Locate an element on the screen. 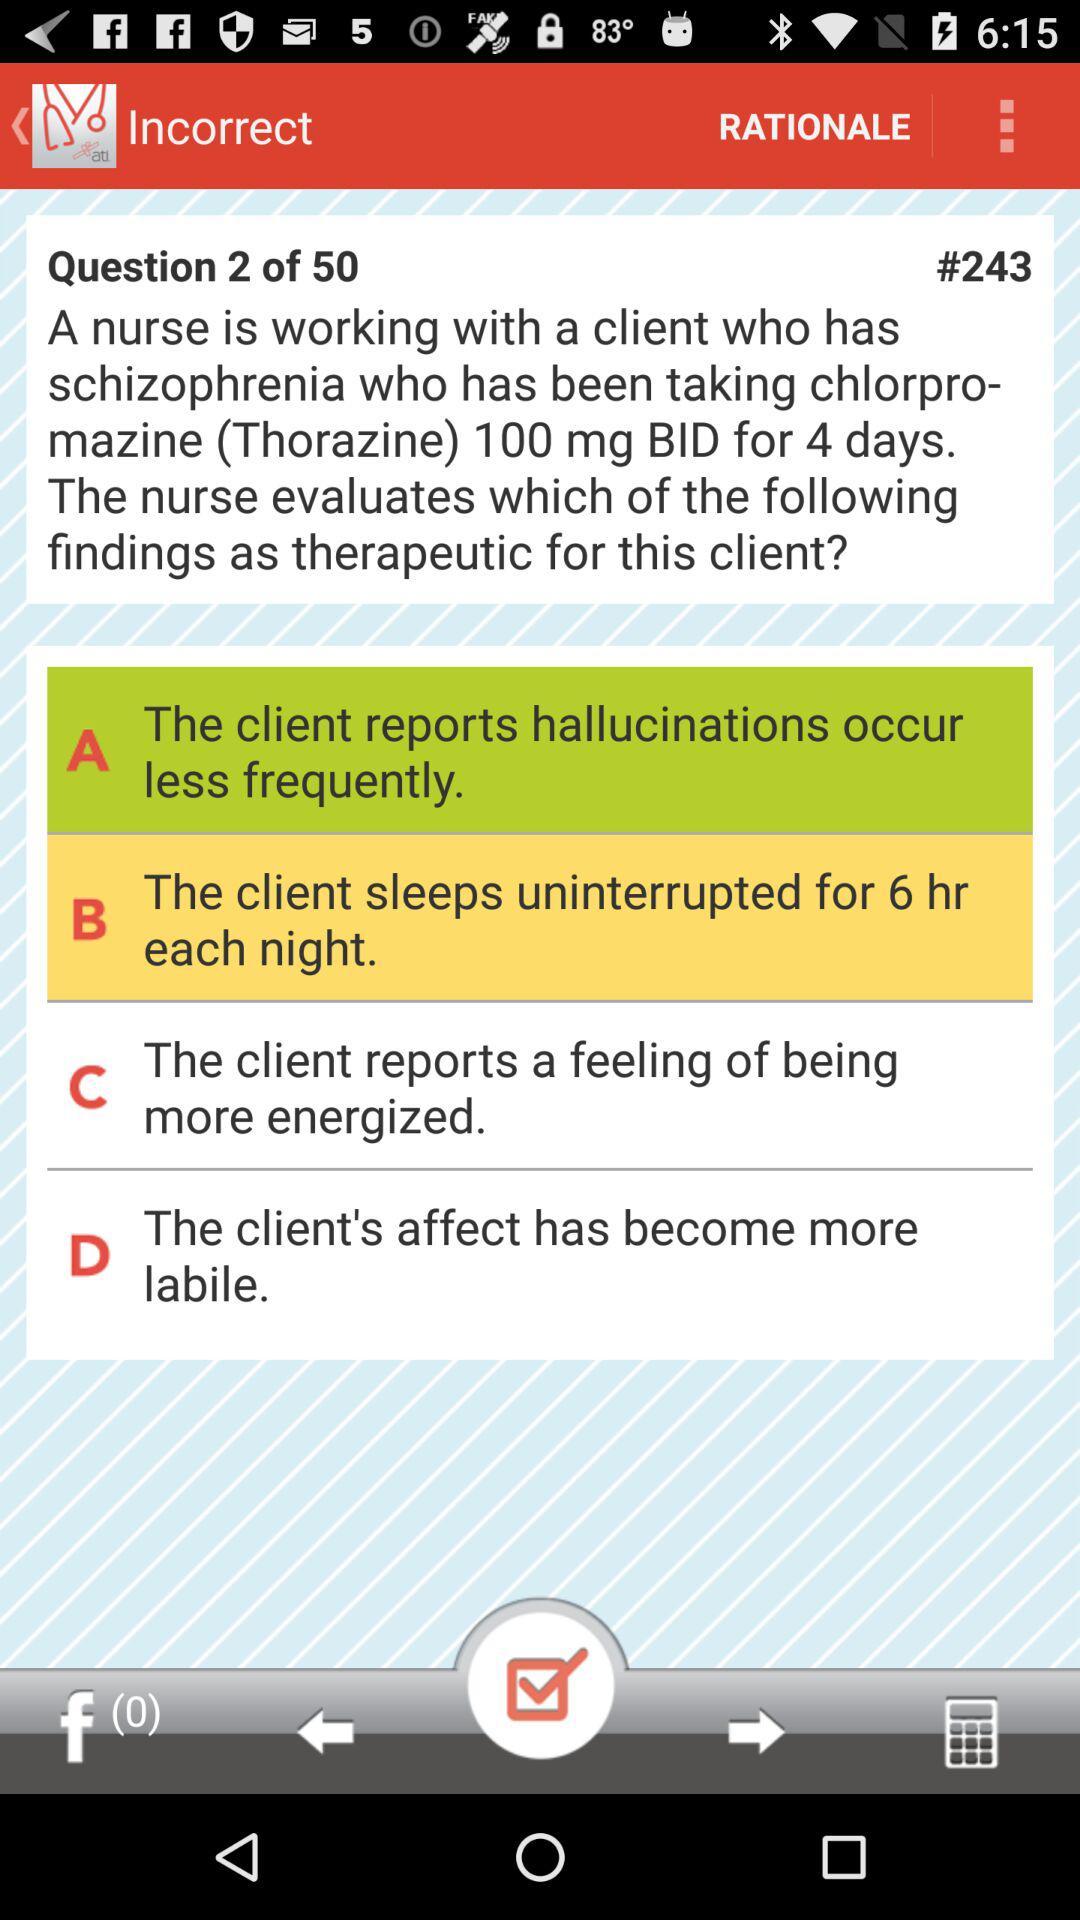 Image resolution: width=1080 pixels, height=1920 pixels. the forward button on the web page is located at coordinates (756, 1730).